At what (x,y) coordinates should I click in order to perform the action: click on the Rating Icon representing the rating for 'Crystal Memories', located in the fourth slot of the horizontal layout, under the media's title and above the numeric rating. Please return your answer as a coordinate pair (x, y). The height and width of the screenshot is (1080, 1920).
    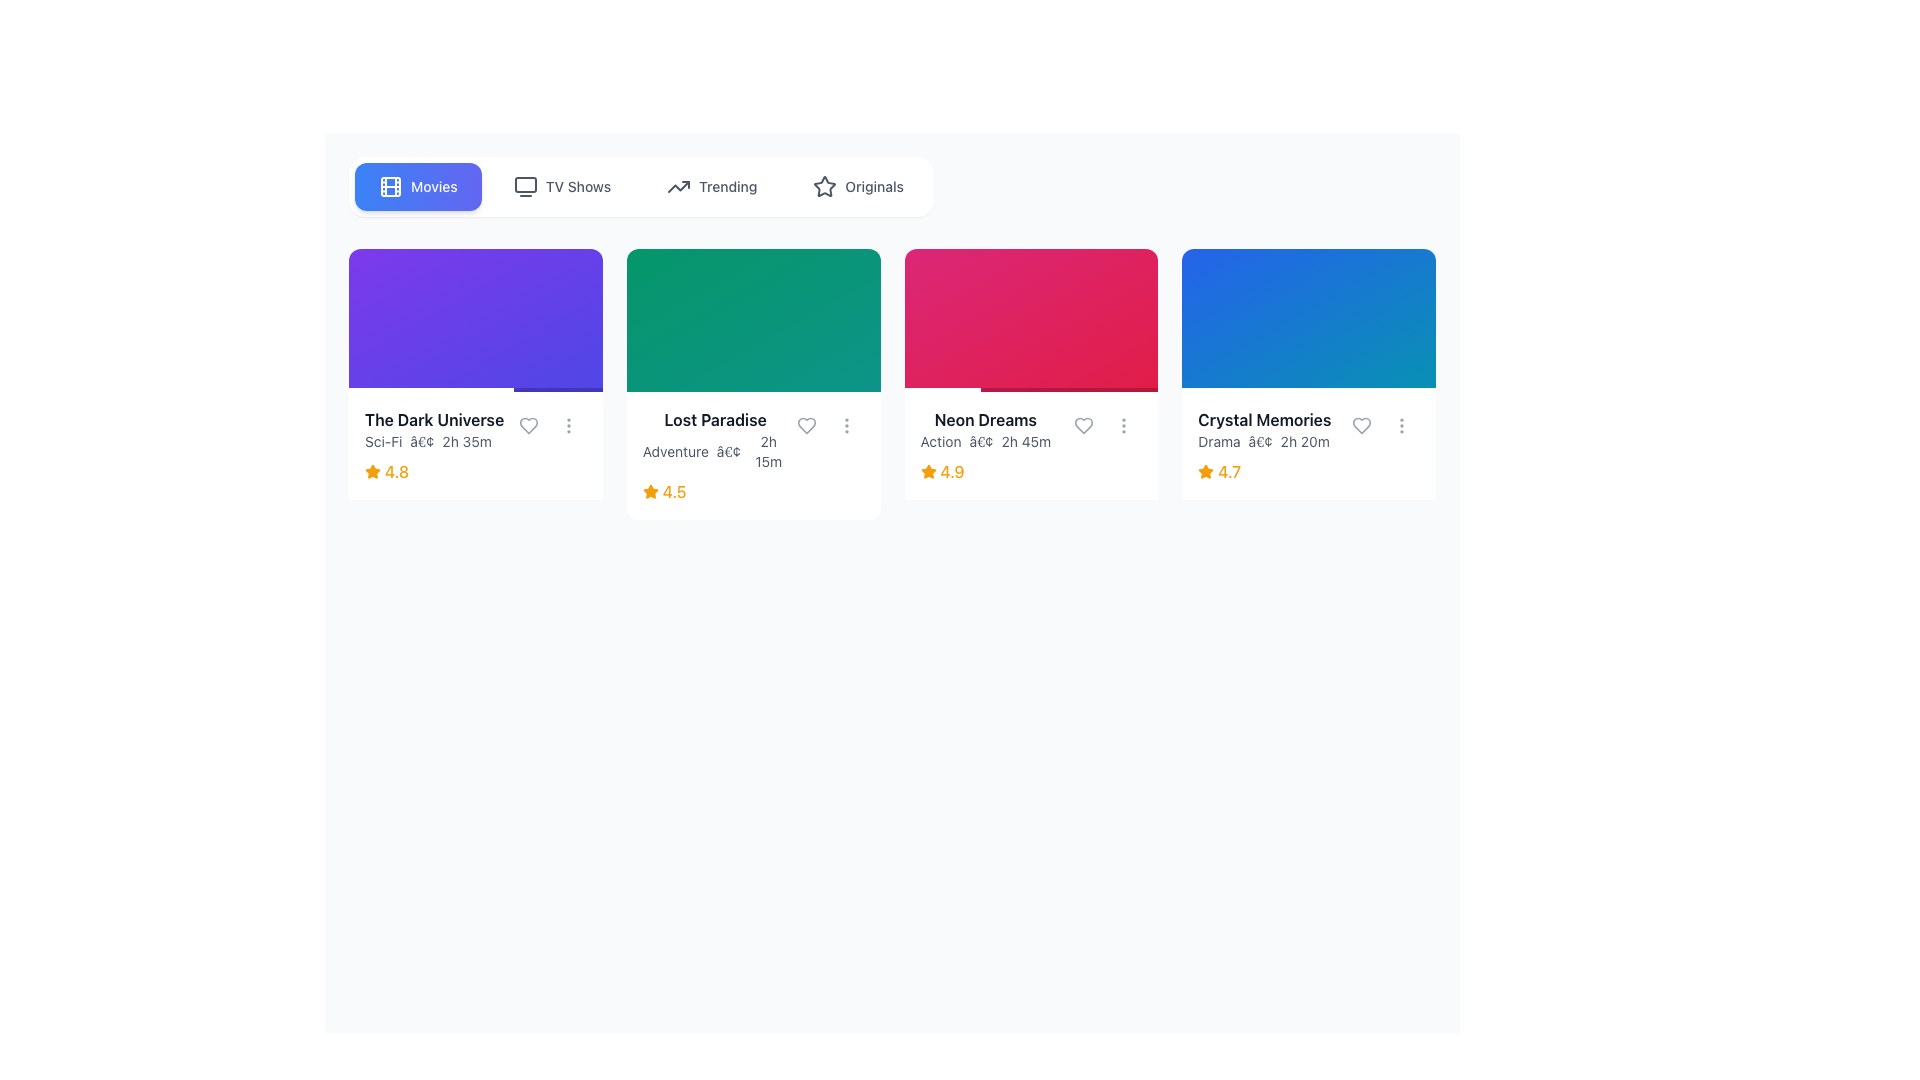
    Looking at the image, I should click on (1205, 471).